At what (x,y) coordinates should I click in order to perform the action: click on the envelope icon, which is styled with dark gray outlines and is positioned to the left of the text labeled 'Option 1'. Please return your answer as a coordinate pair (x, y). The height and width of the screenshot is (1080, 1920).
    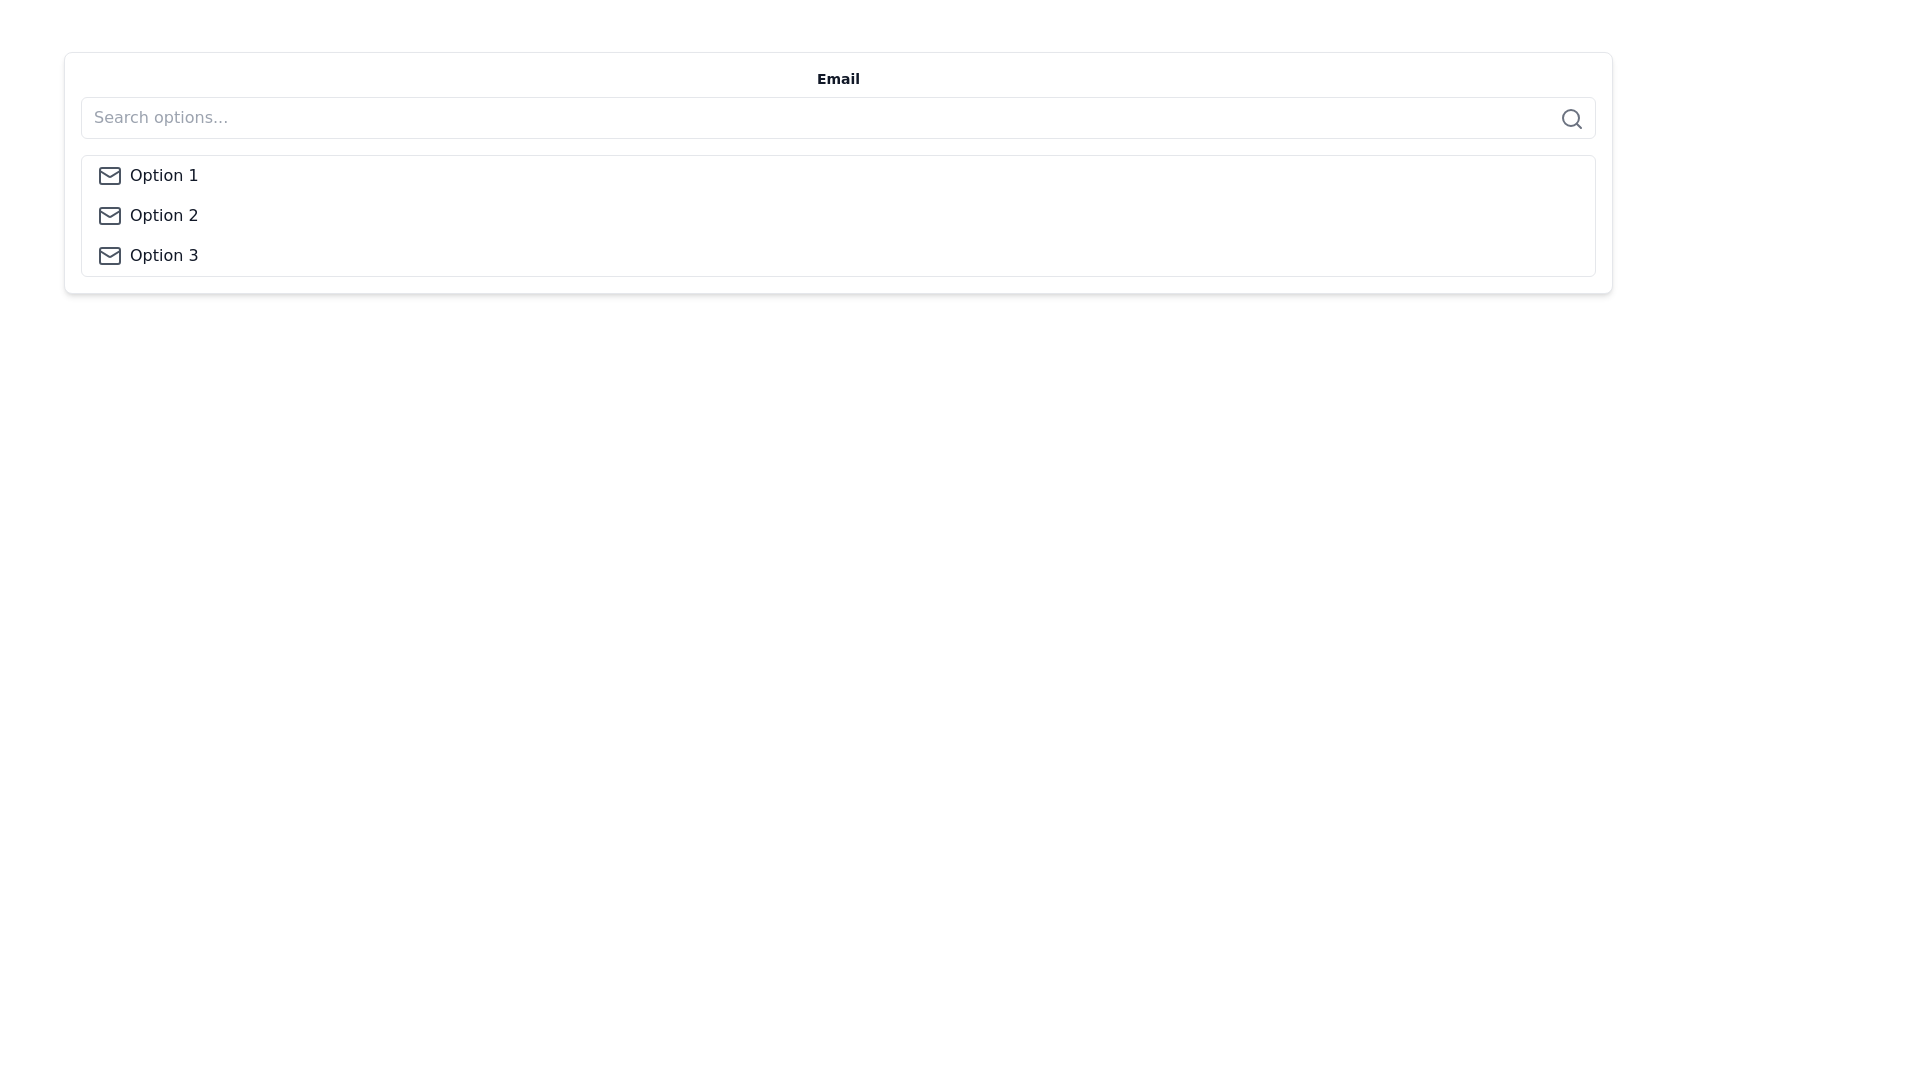
    Looking at the image, I should click on (109, 175).